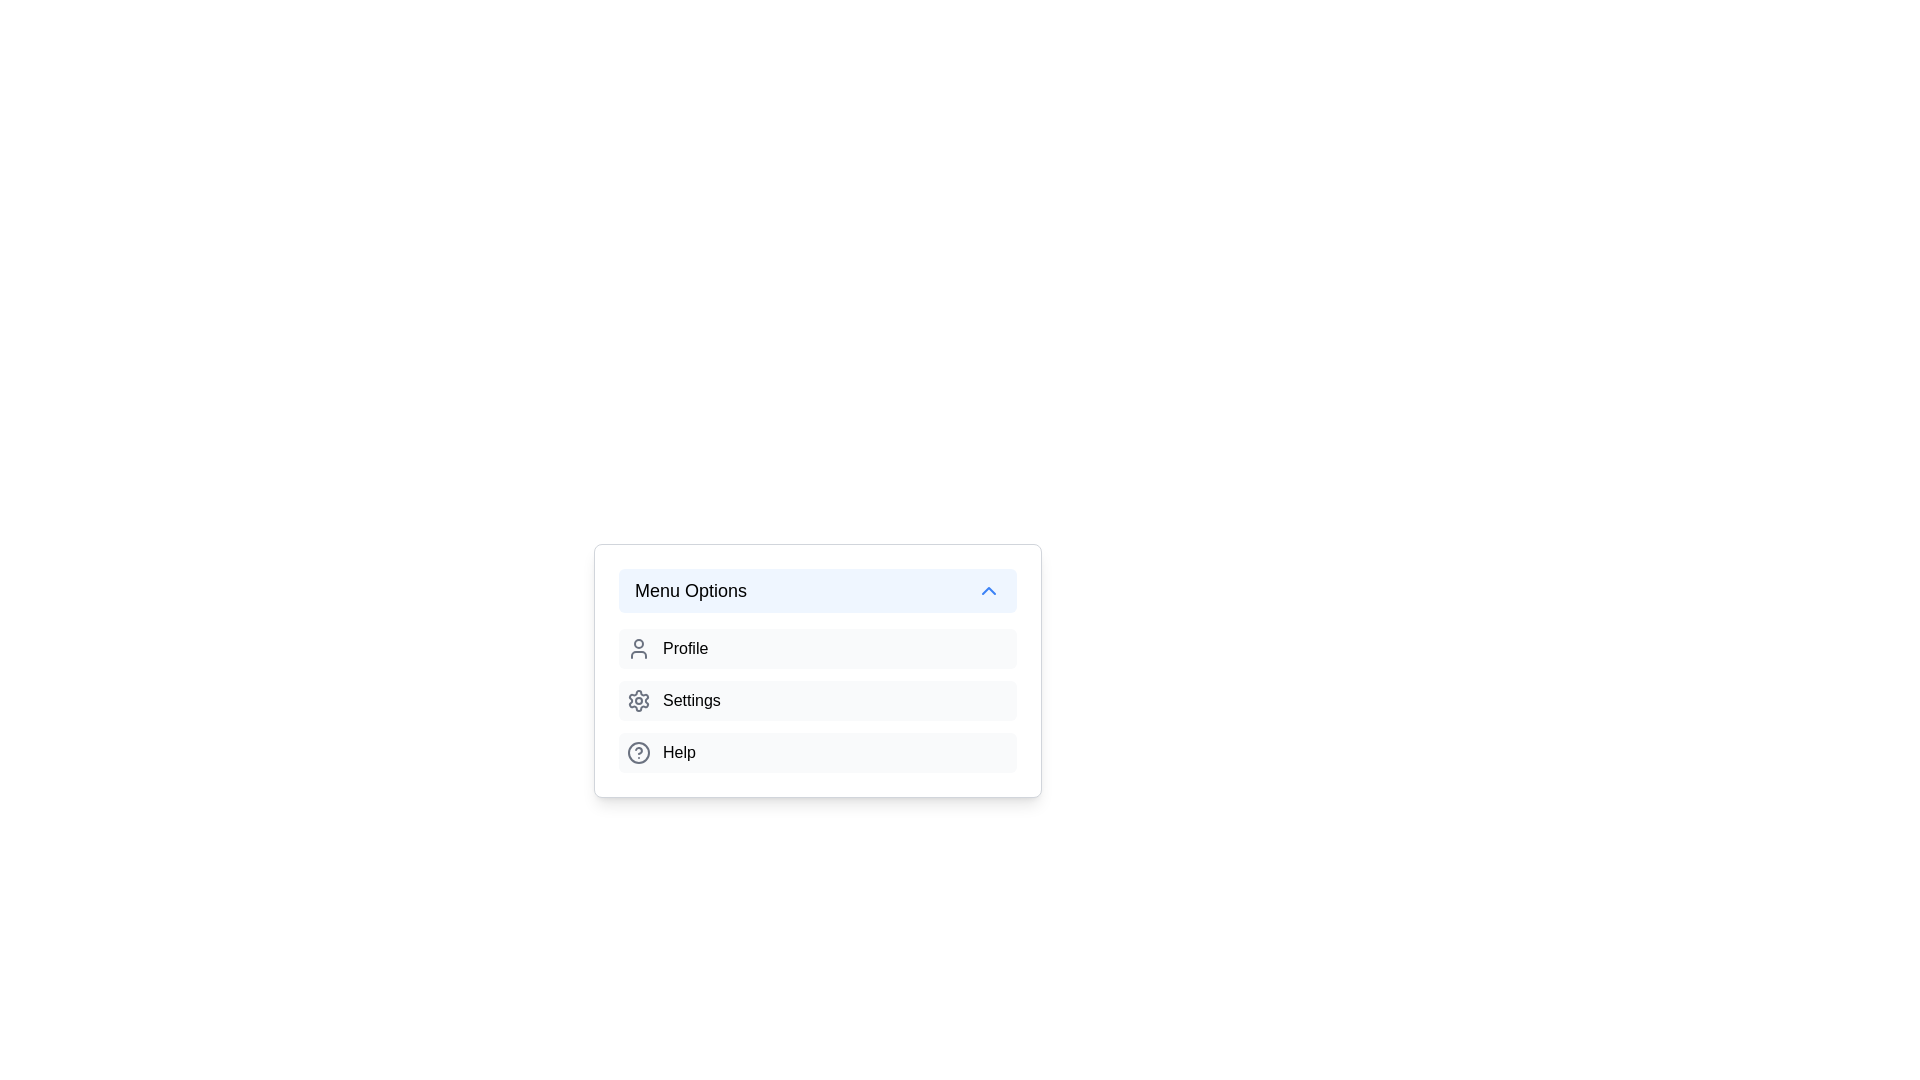  What do you see at coordinates (817, 648) in the screenshot?
I see `the clickable menu item located below 'Menu Options'` at bounding box center [817, 648].